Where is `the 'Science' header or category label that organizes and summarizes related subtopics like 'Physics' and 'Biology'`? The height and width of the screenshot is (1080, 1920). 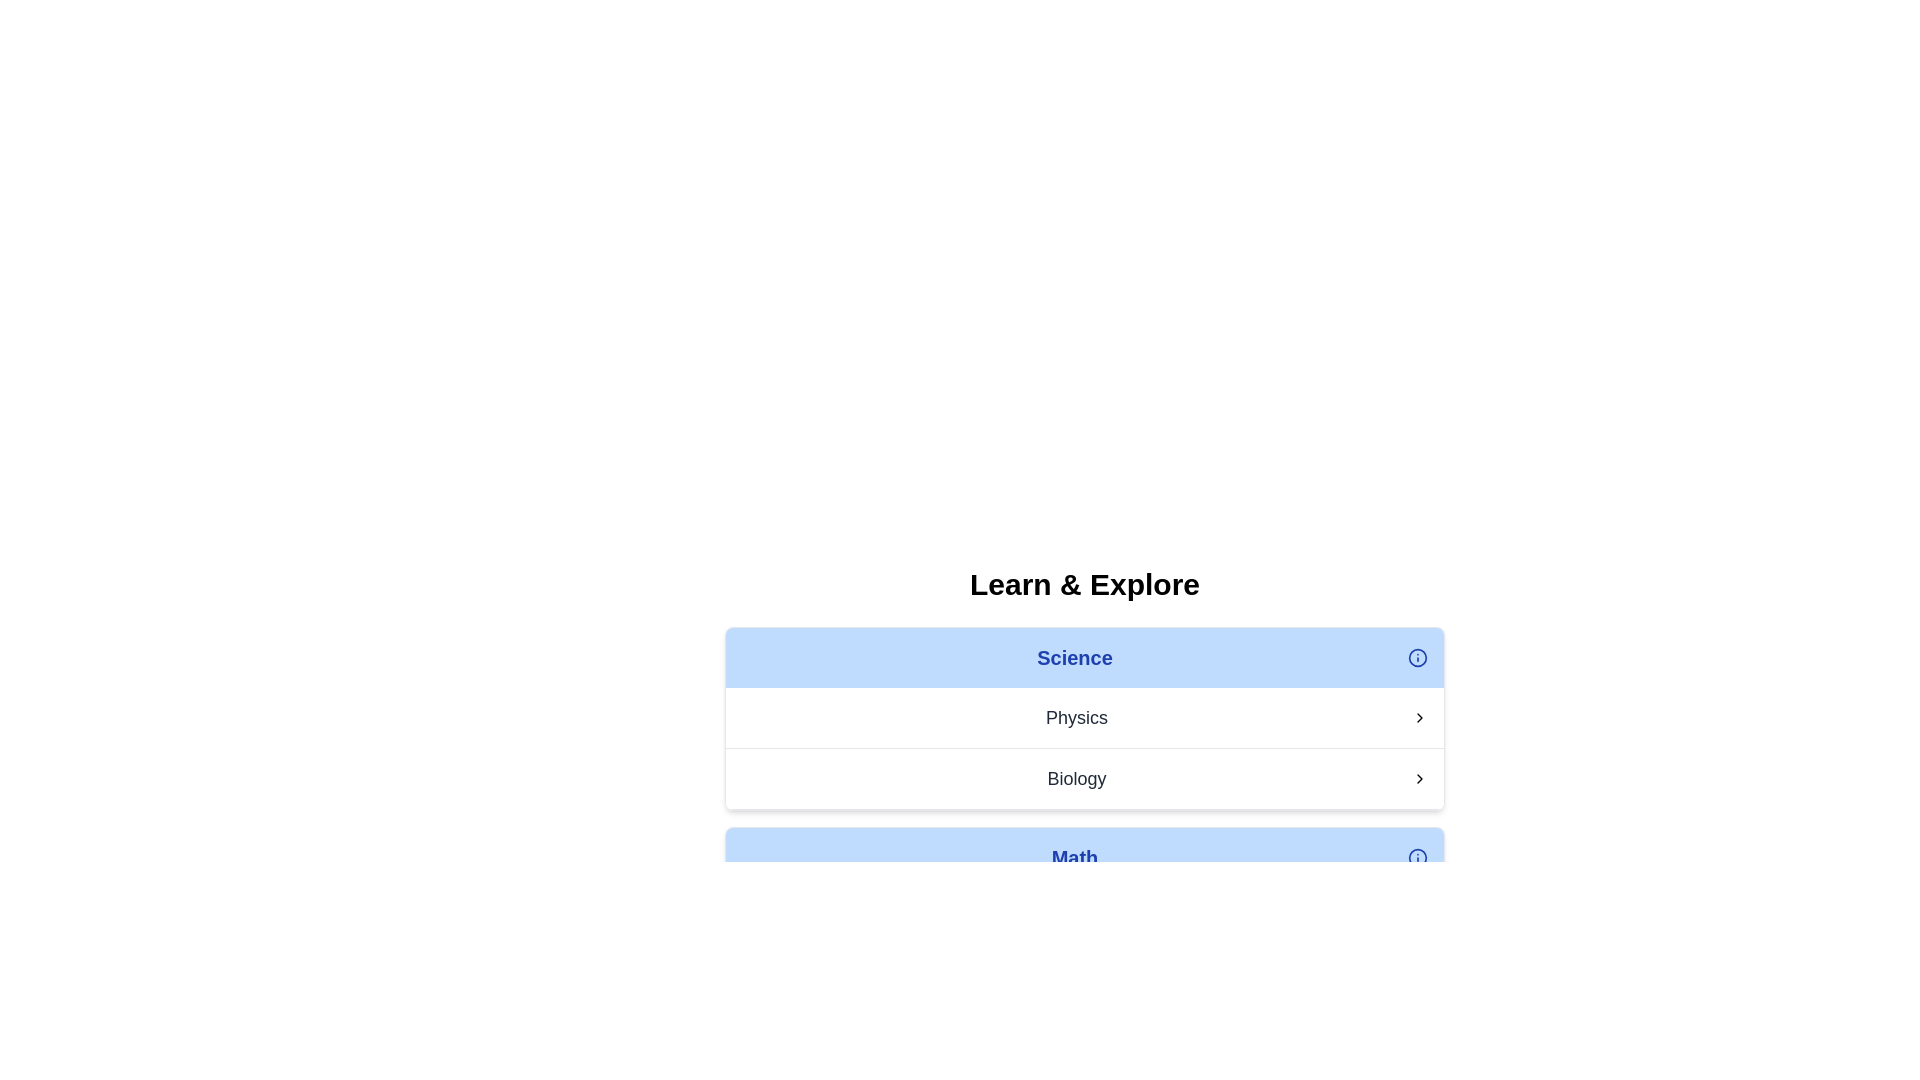 the 'Science' header or category label that organizes and summarizes related subtopics like 'Physics' and 'Biology' is located at coordinates (1083, 658).